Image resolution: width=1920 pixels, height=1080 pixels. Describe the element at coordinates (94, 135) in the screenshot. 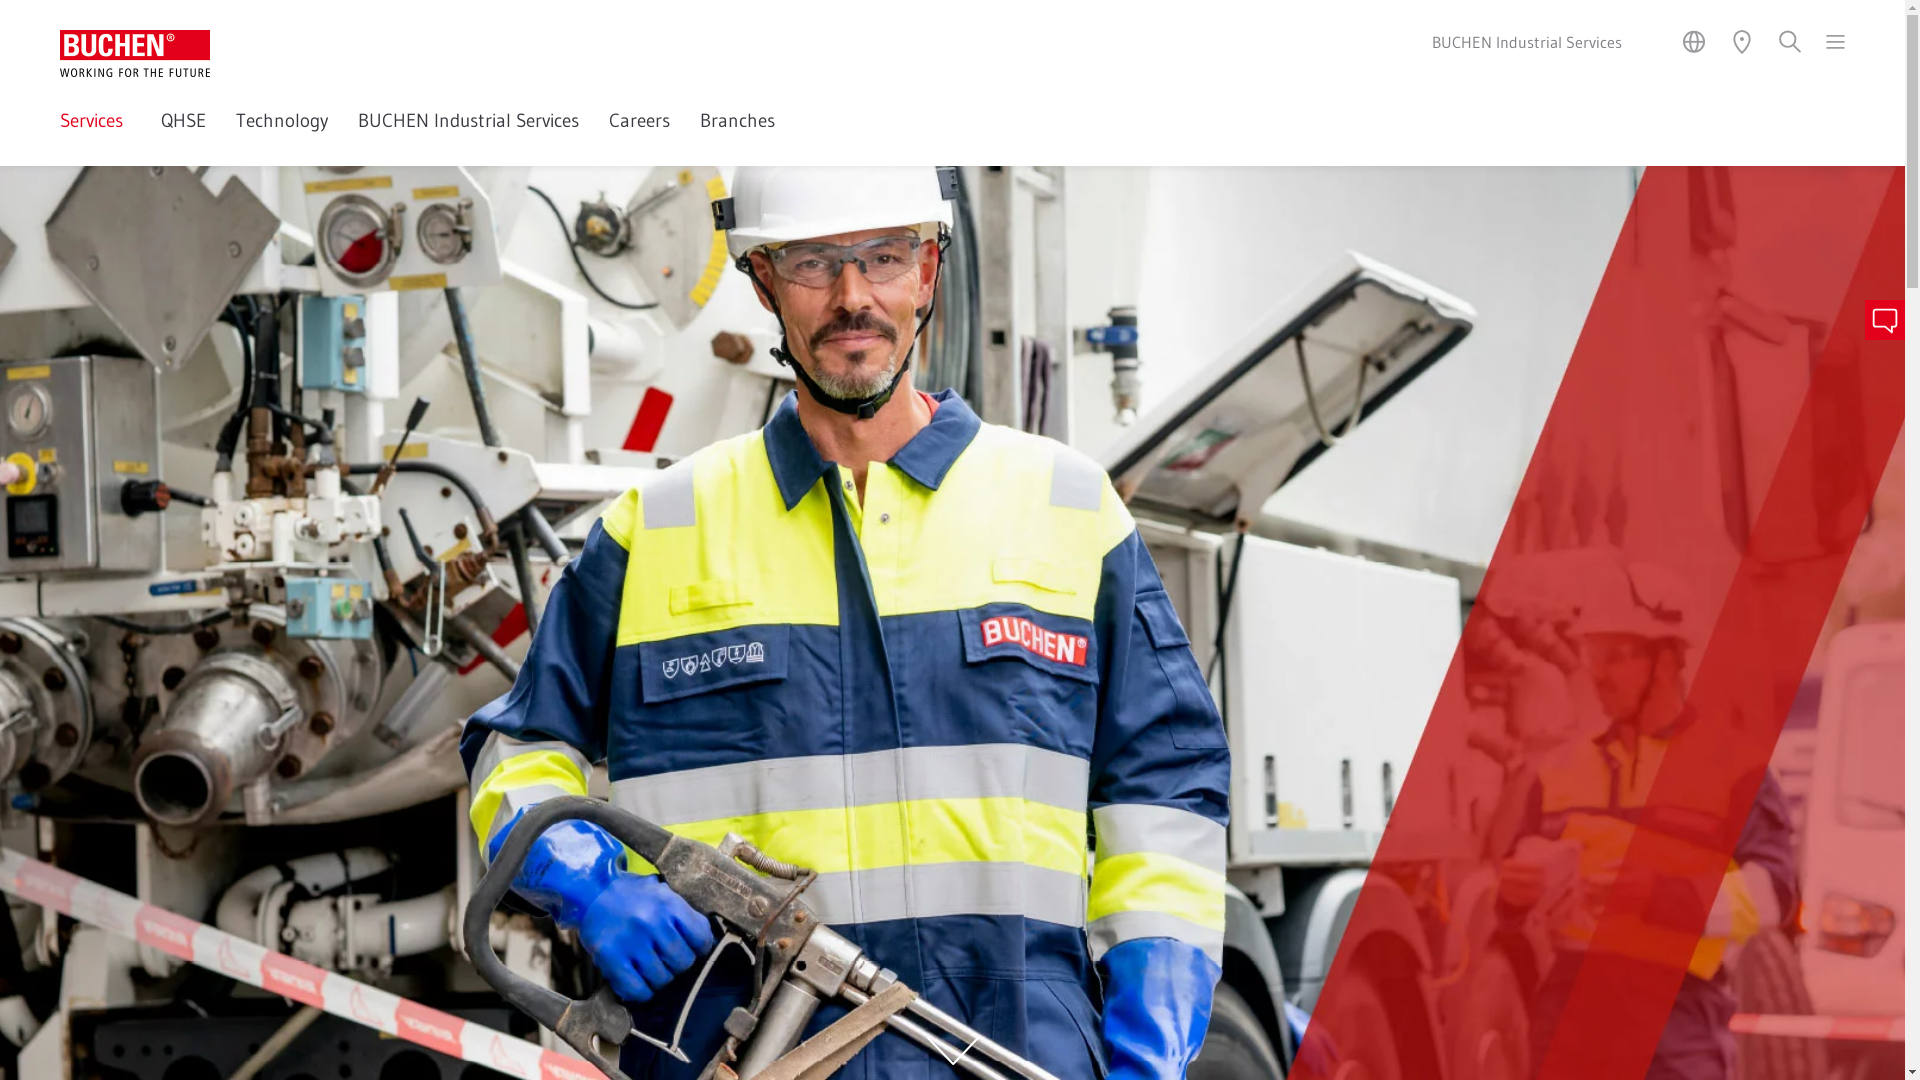

I see `'Services '` at that location.